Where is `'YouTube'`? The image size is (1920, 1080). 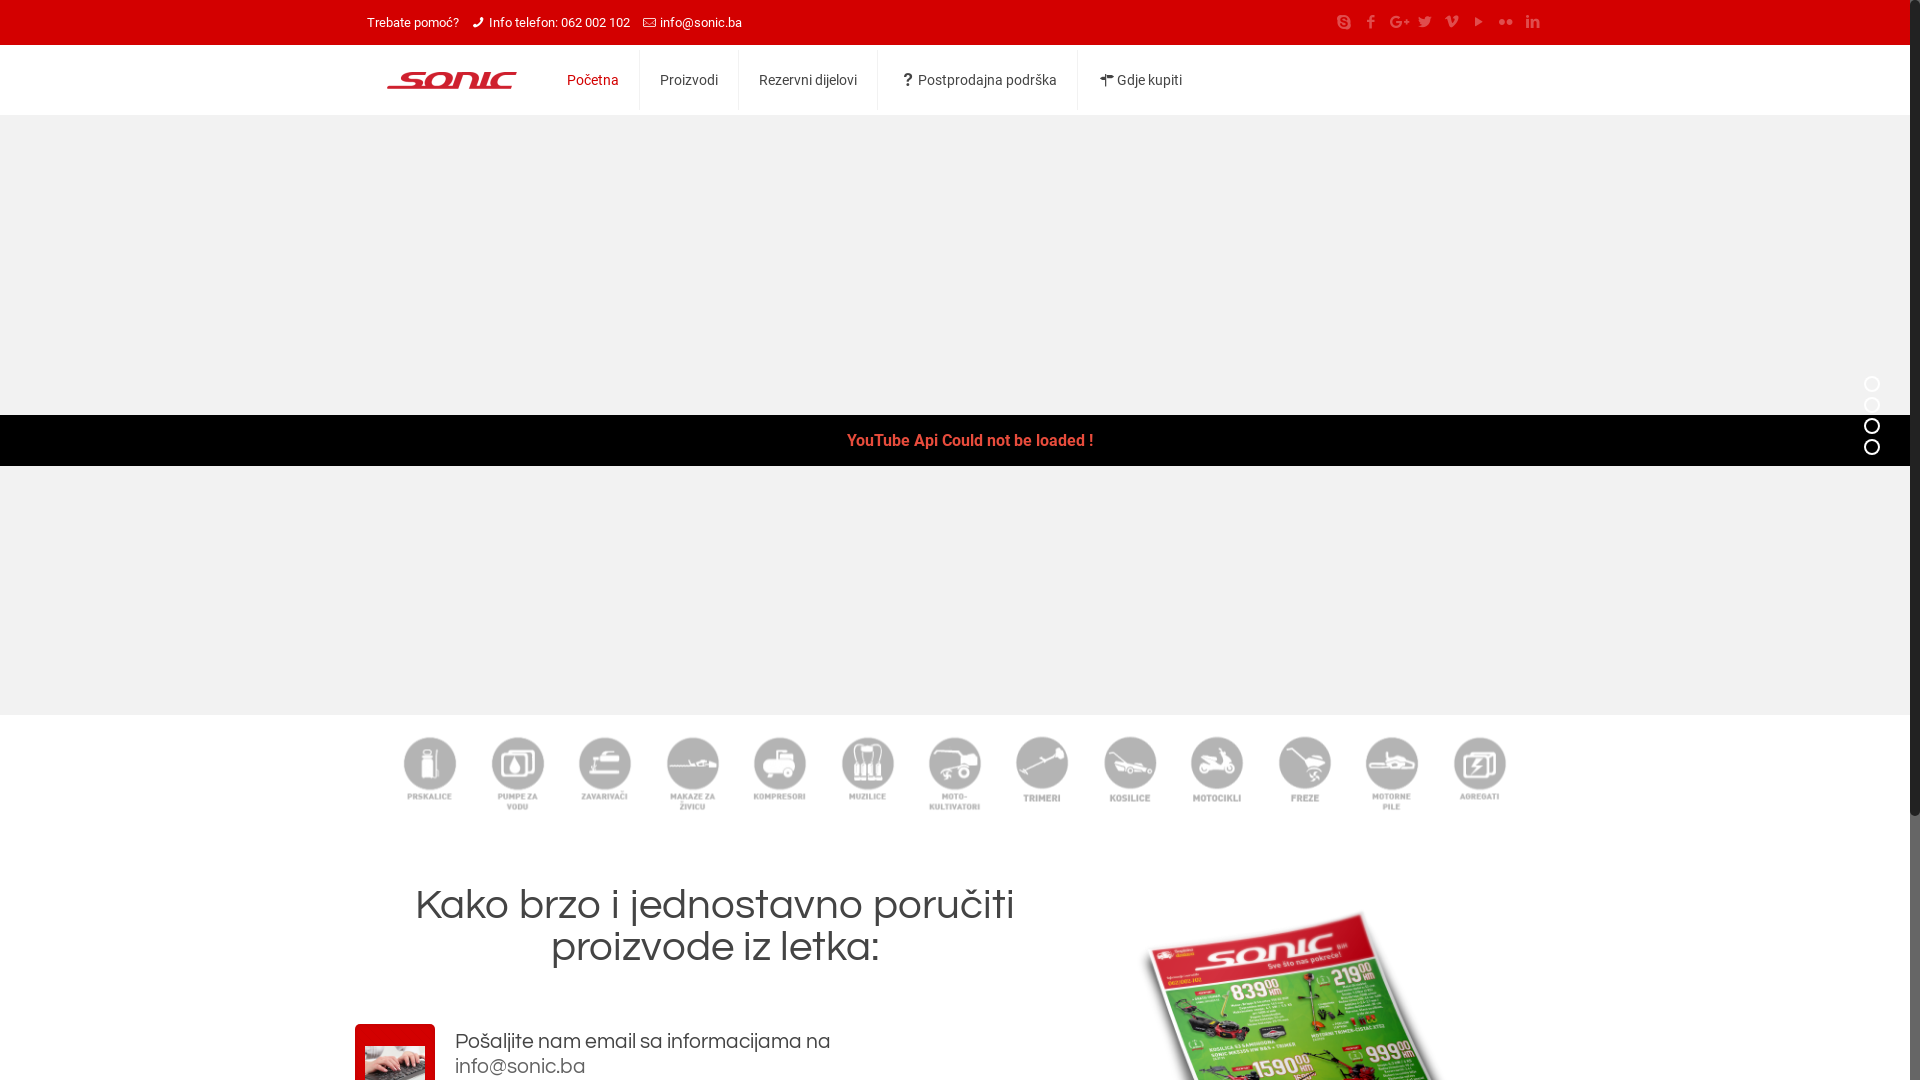 'YouTube' is located at coordinates (1478, 22).